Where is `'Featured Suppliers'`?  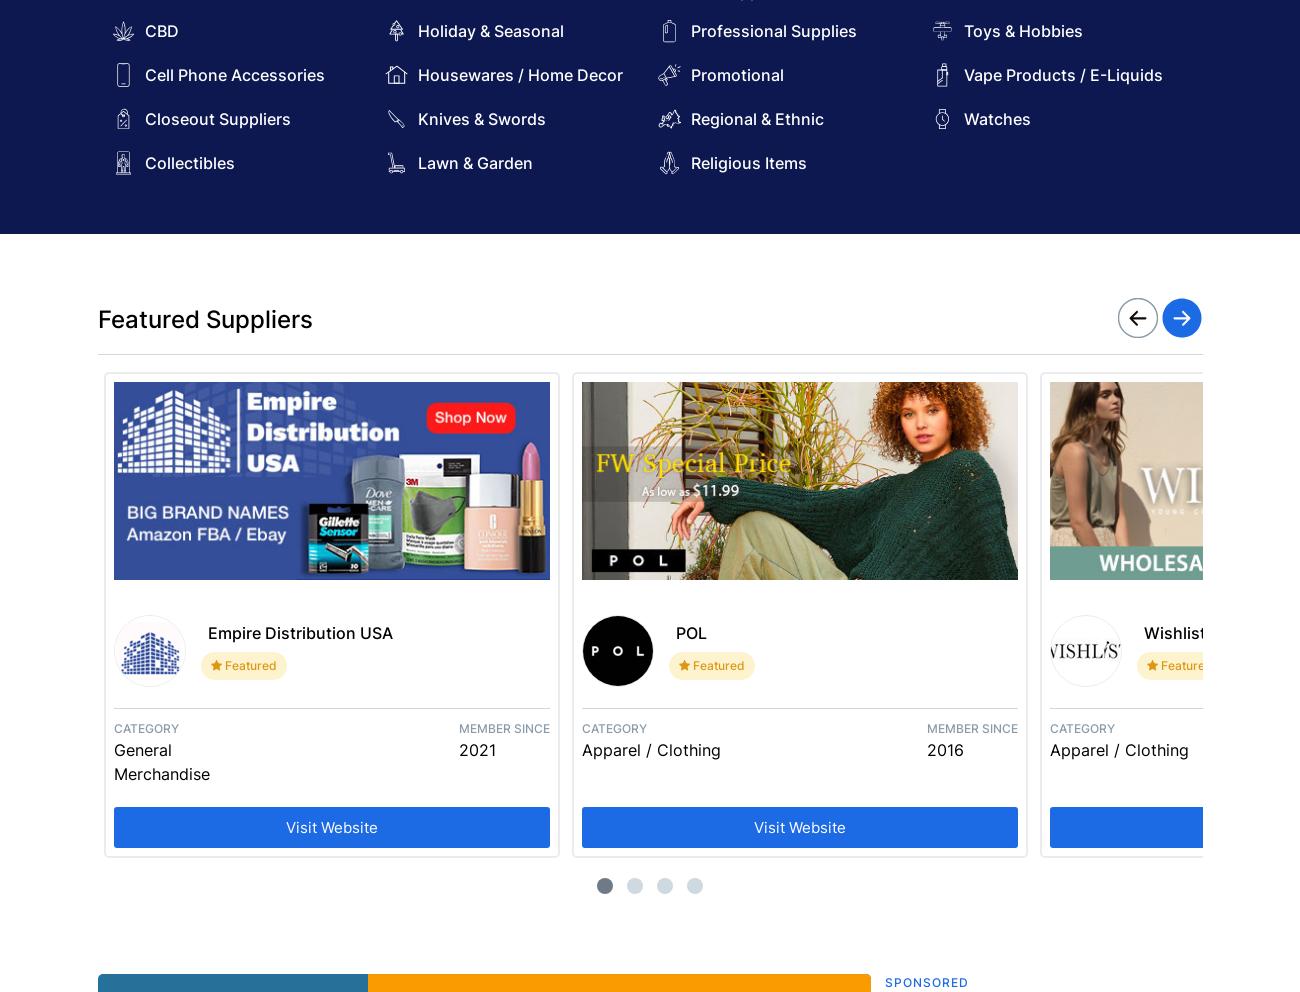 'Featured Suppliers' is located at coordinates (204, 319).